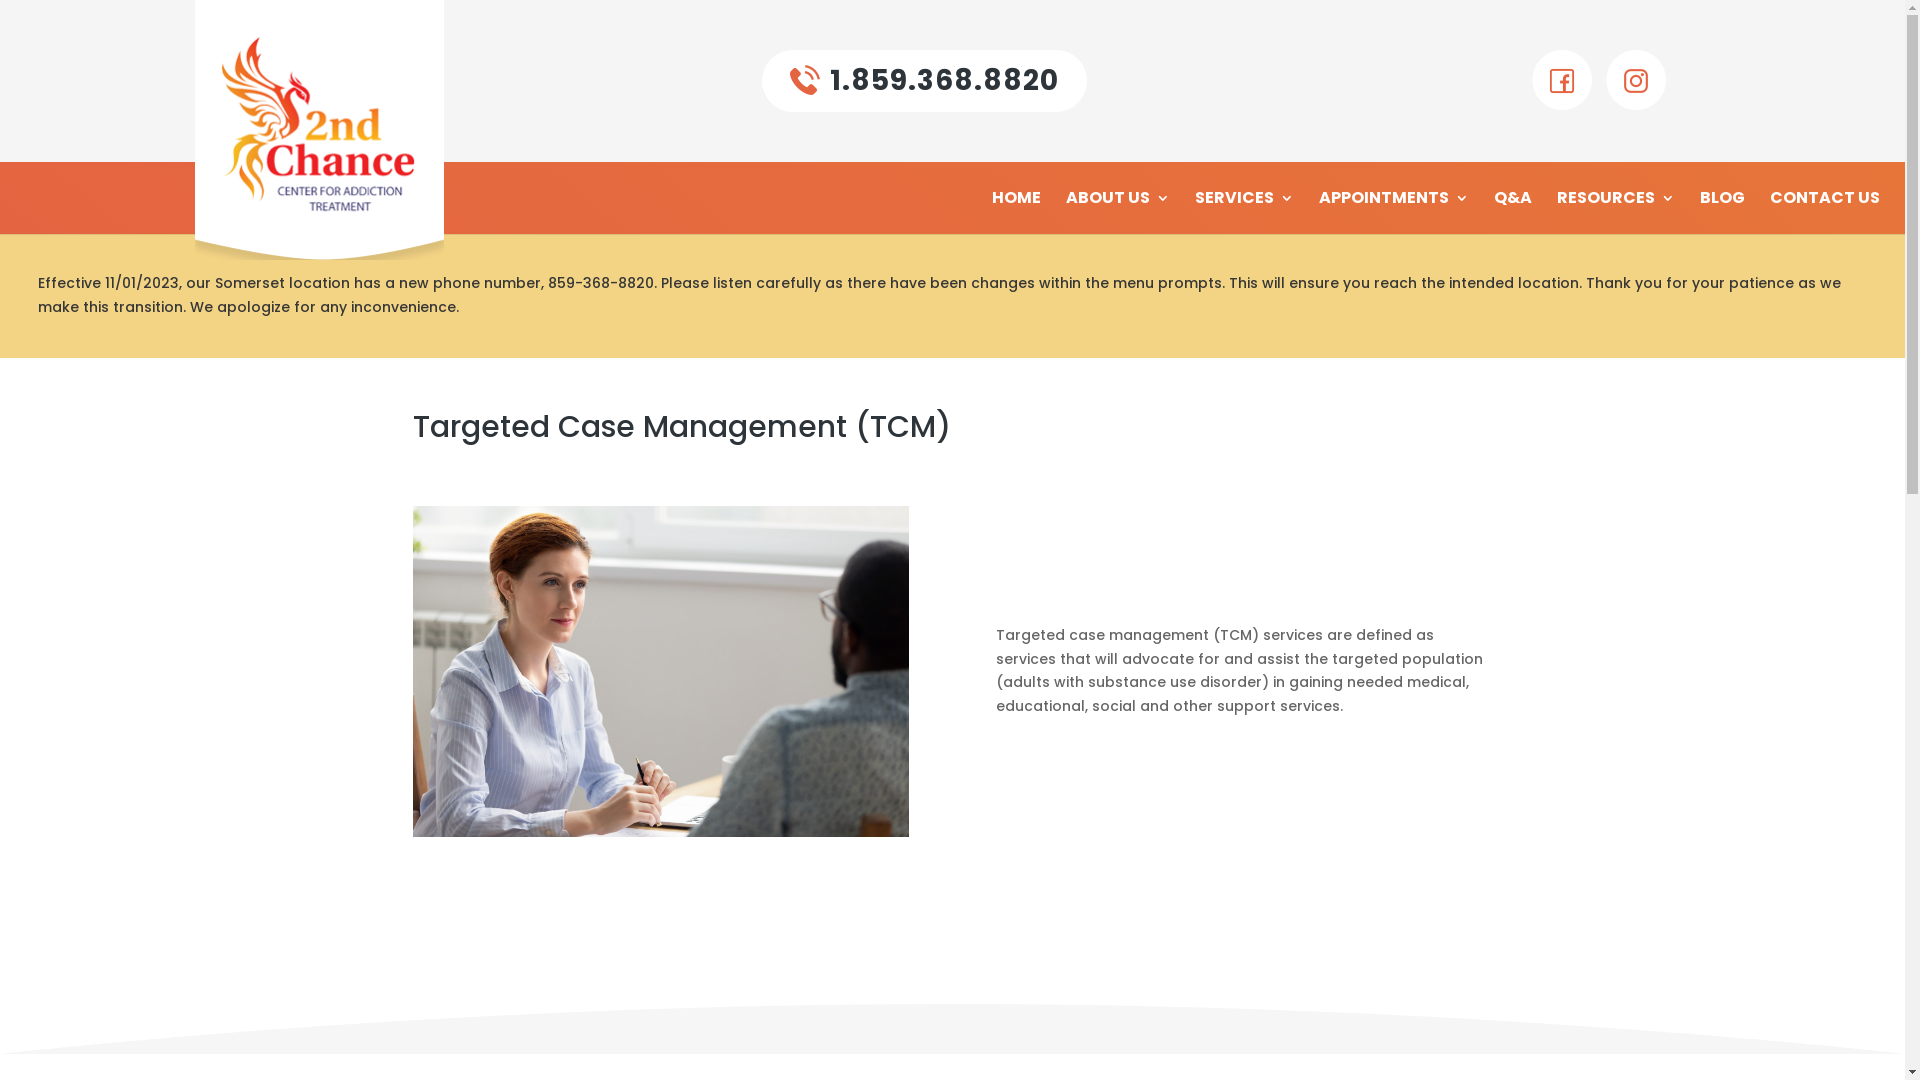  I want to click on '1.859.368.8820', so click(923, 79).